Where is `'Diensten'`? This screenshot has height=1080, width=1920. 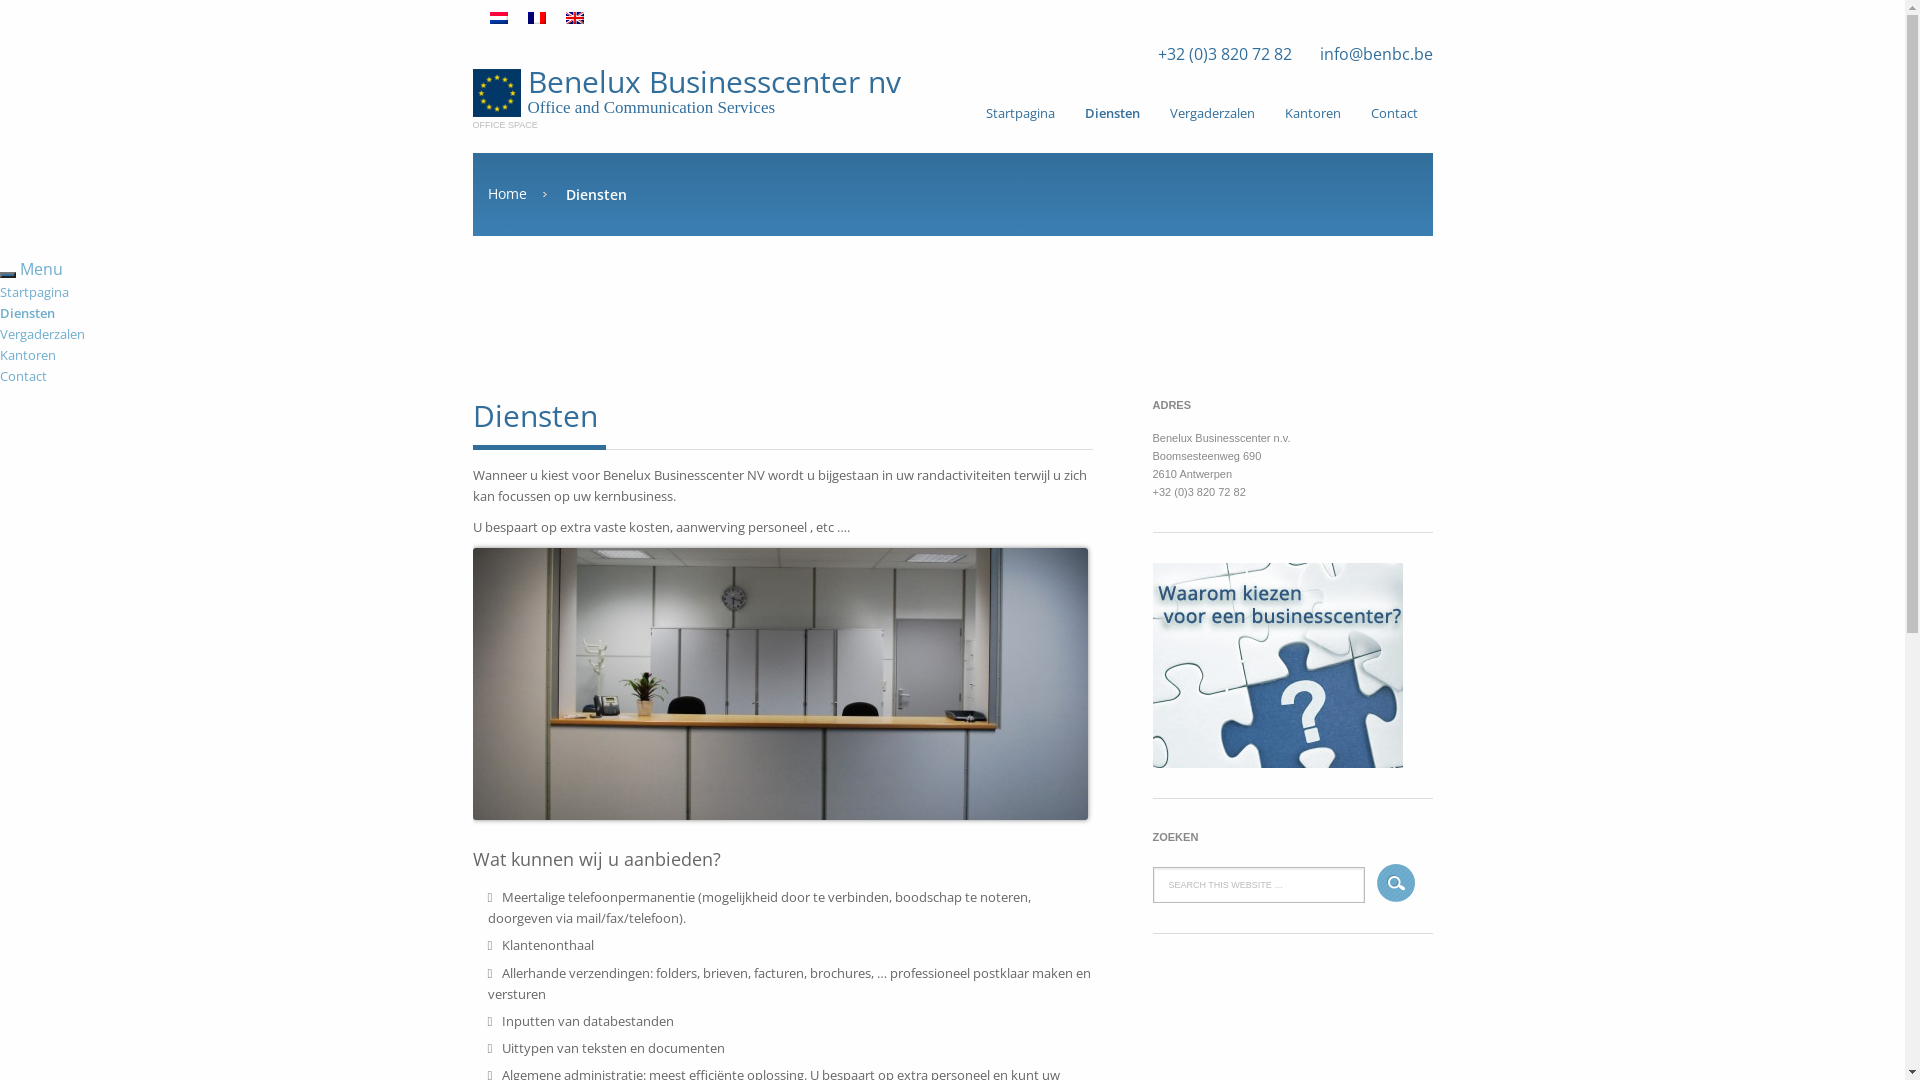
'Diensten' is located at coordinates (1069, 112).